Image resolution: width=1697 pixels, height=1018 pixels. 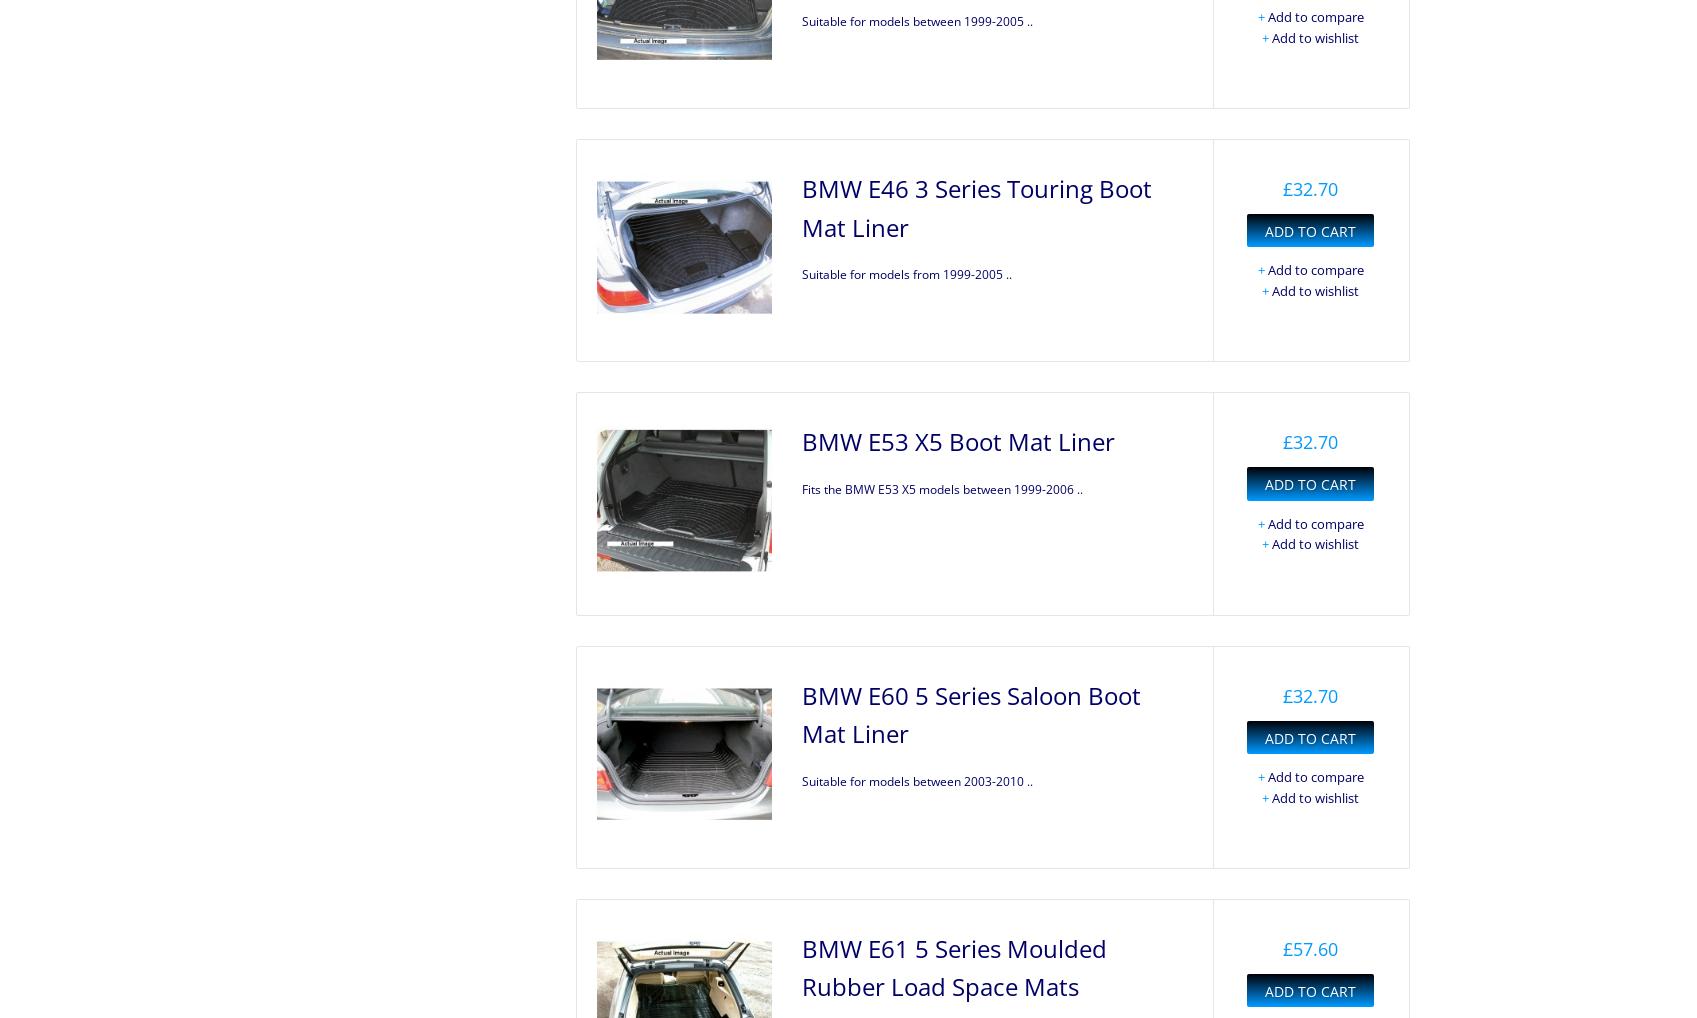 What do you see at coordinates (916, 19) in the screenshot?
I see `'Suitable for models between 1999-2005
..'` at bounding box center [916, 19].